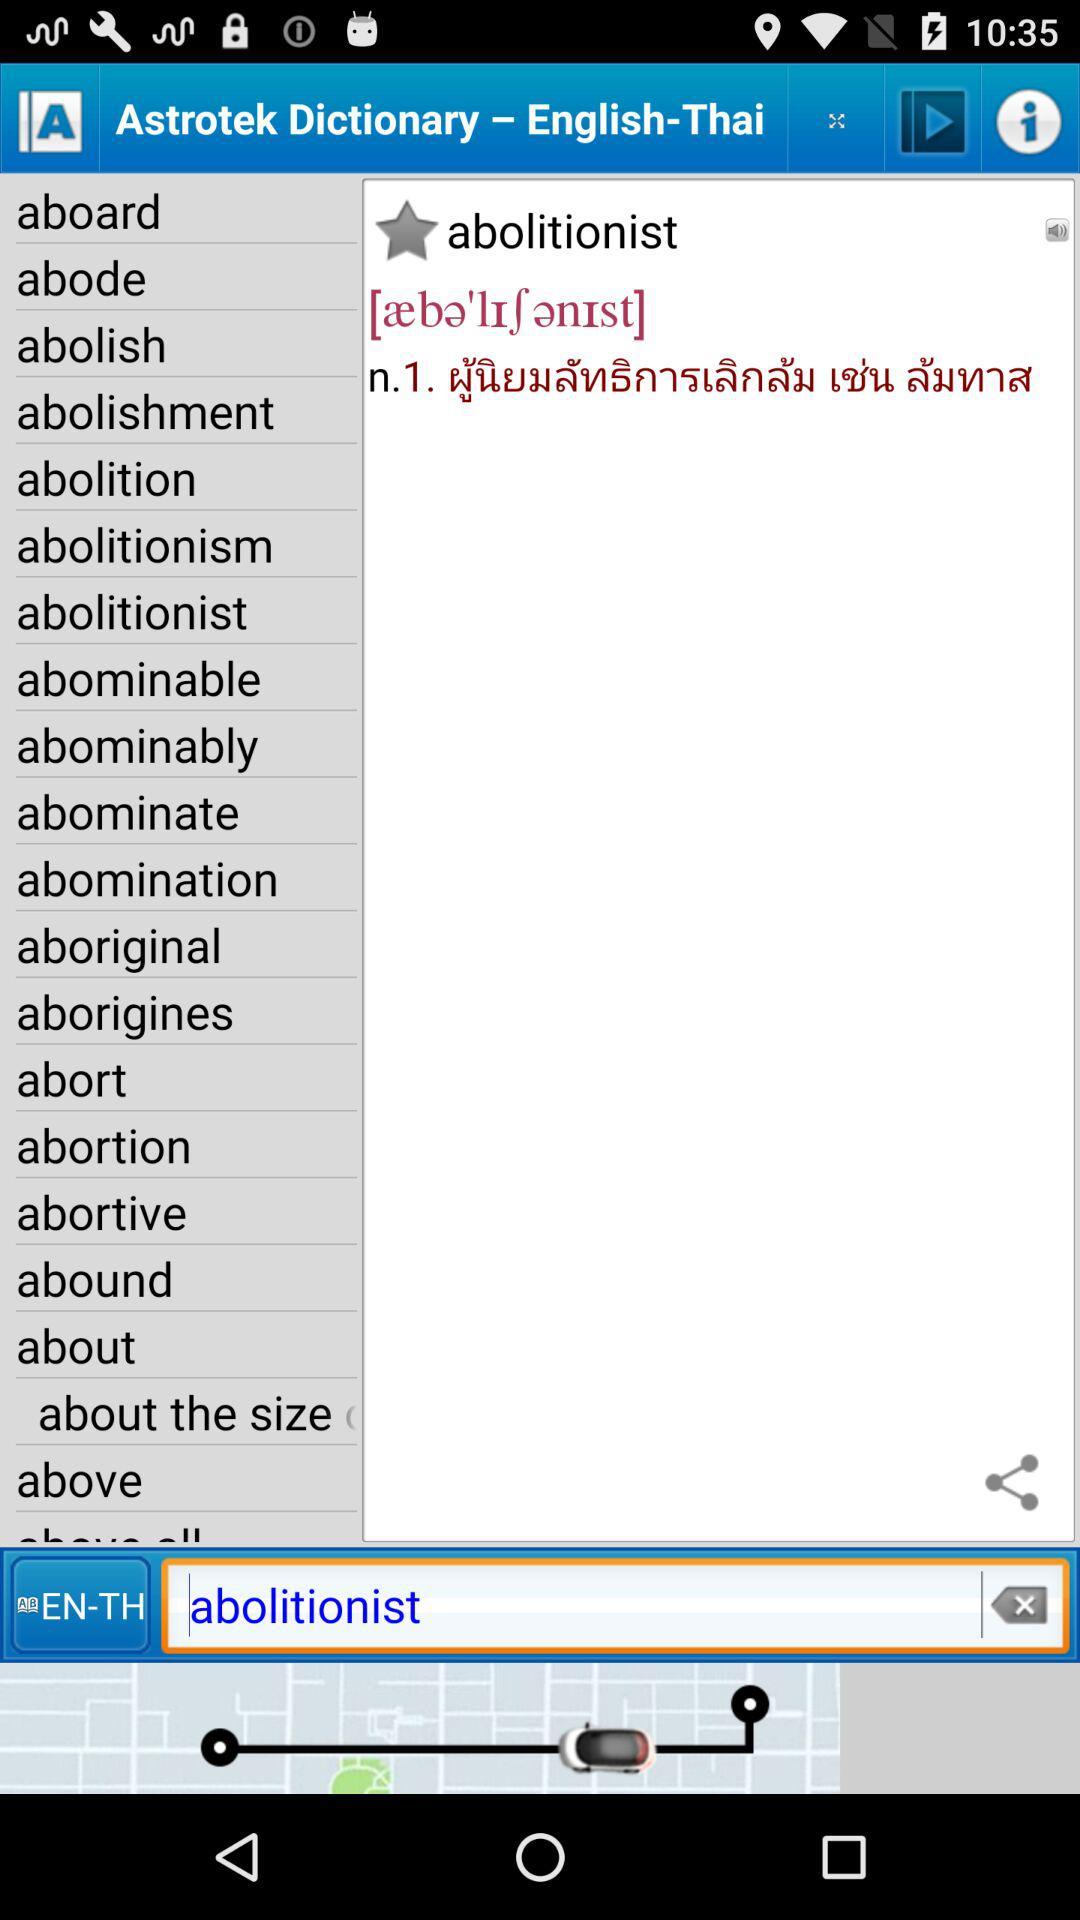  I want to click on scale down app, so click(836, 117).